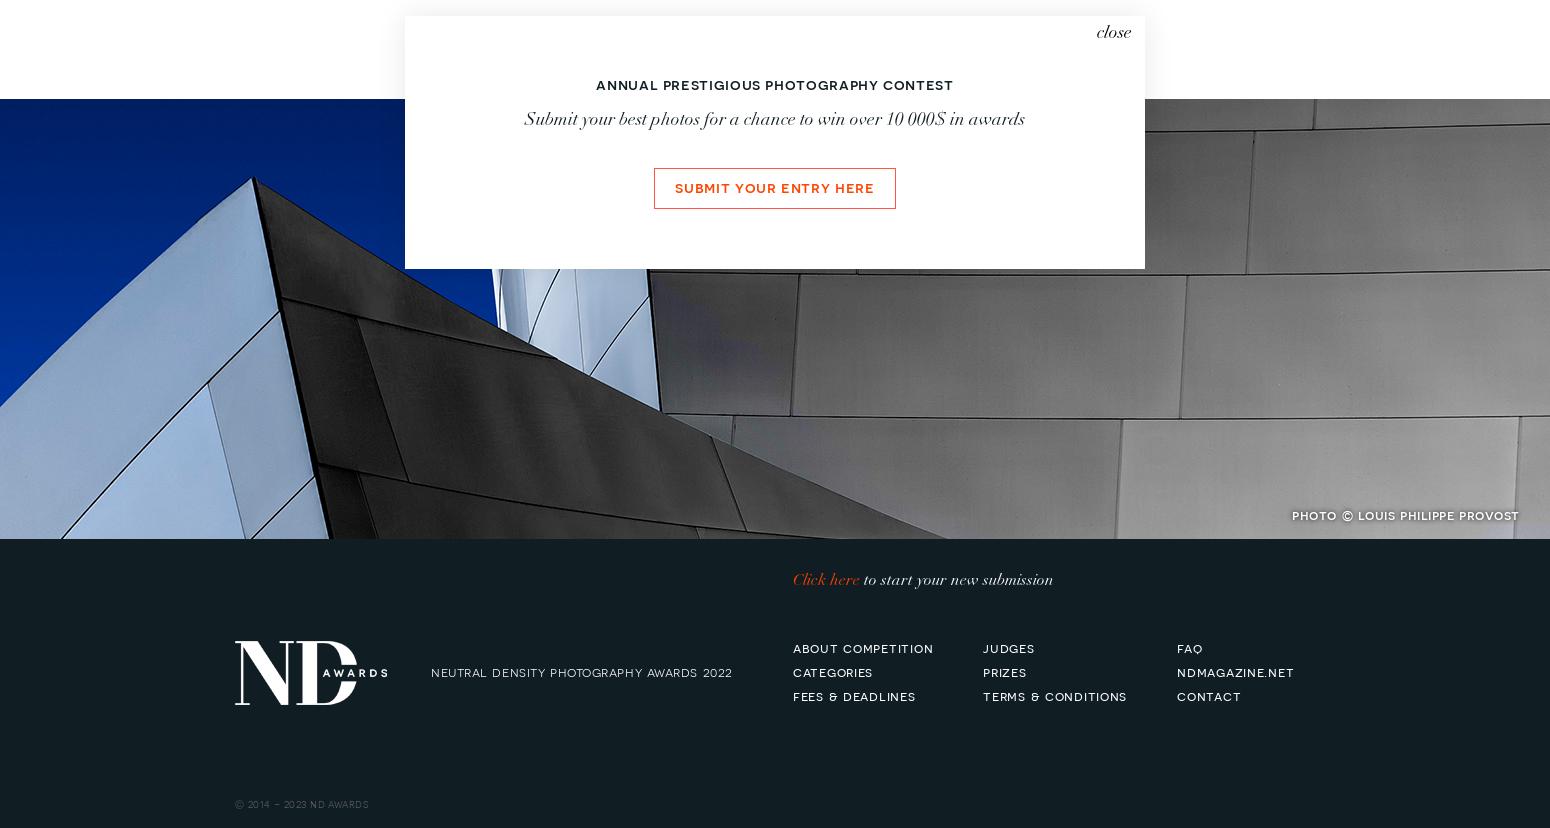  Describe the element at coordinates (1235, 669) in the screenshot. I see `'ndmagazine.net'` at that location.